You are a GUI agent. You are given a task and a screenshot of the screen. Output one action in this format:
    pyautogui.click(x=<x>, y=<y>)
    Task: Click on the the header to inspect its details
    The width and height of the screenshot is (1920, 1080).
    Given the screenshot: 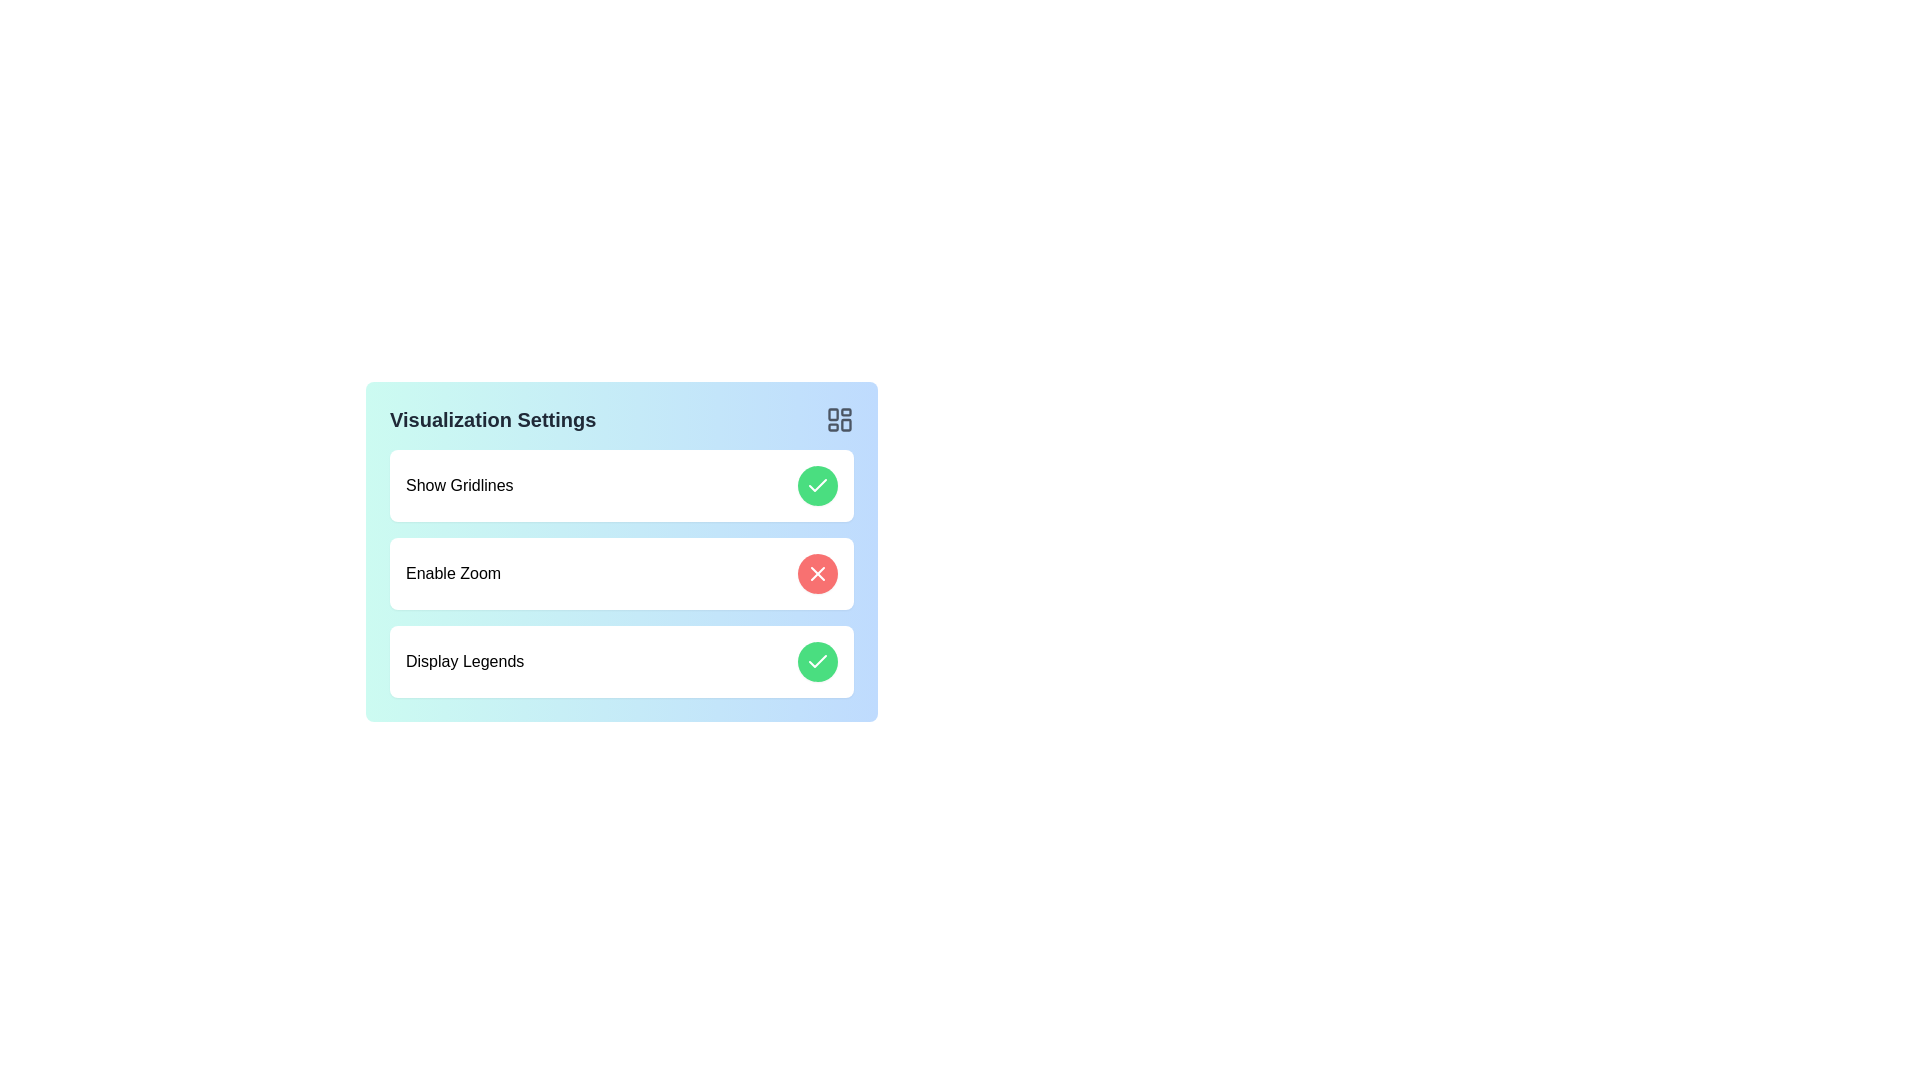 What is the action you would take?
    pyautogui.click(x=621, y=419)
    